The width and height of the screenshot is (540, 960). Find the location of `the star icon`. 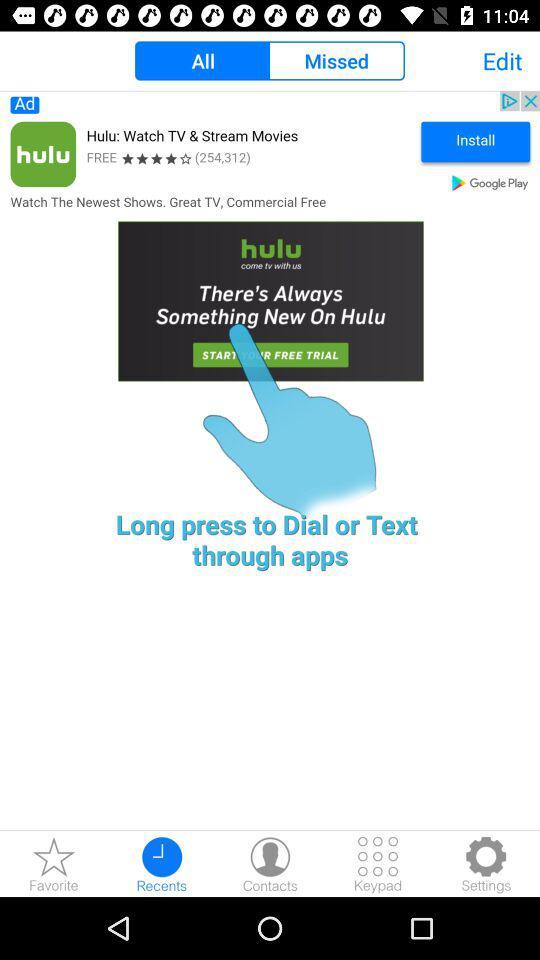

the star icon is located at coordinates (54, 863).